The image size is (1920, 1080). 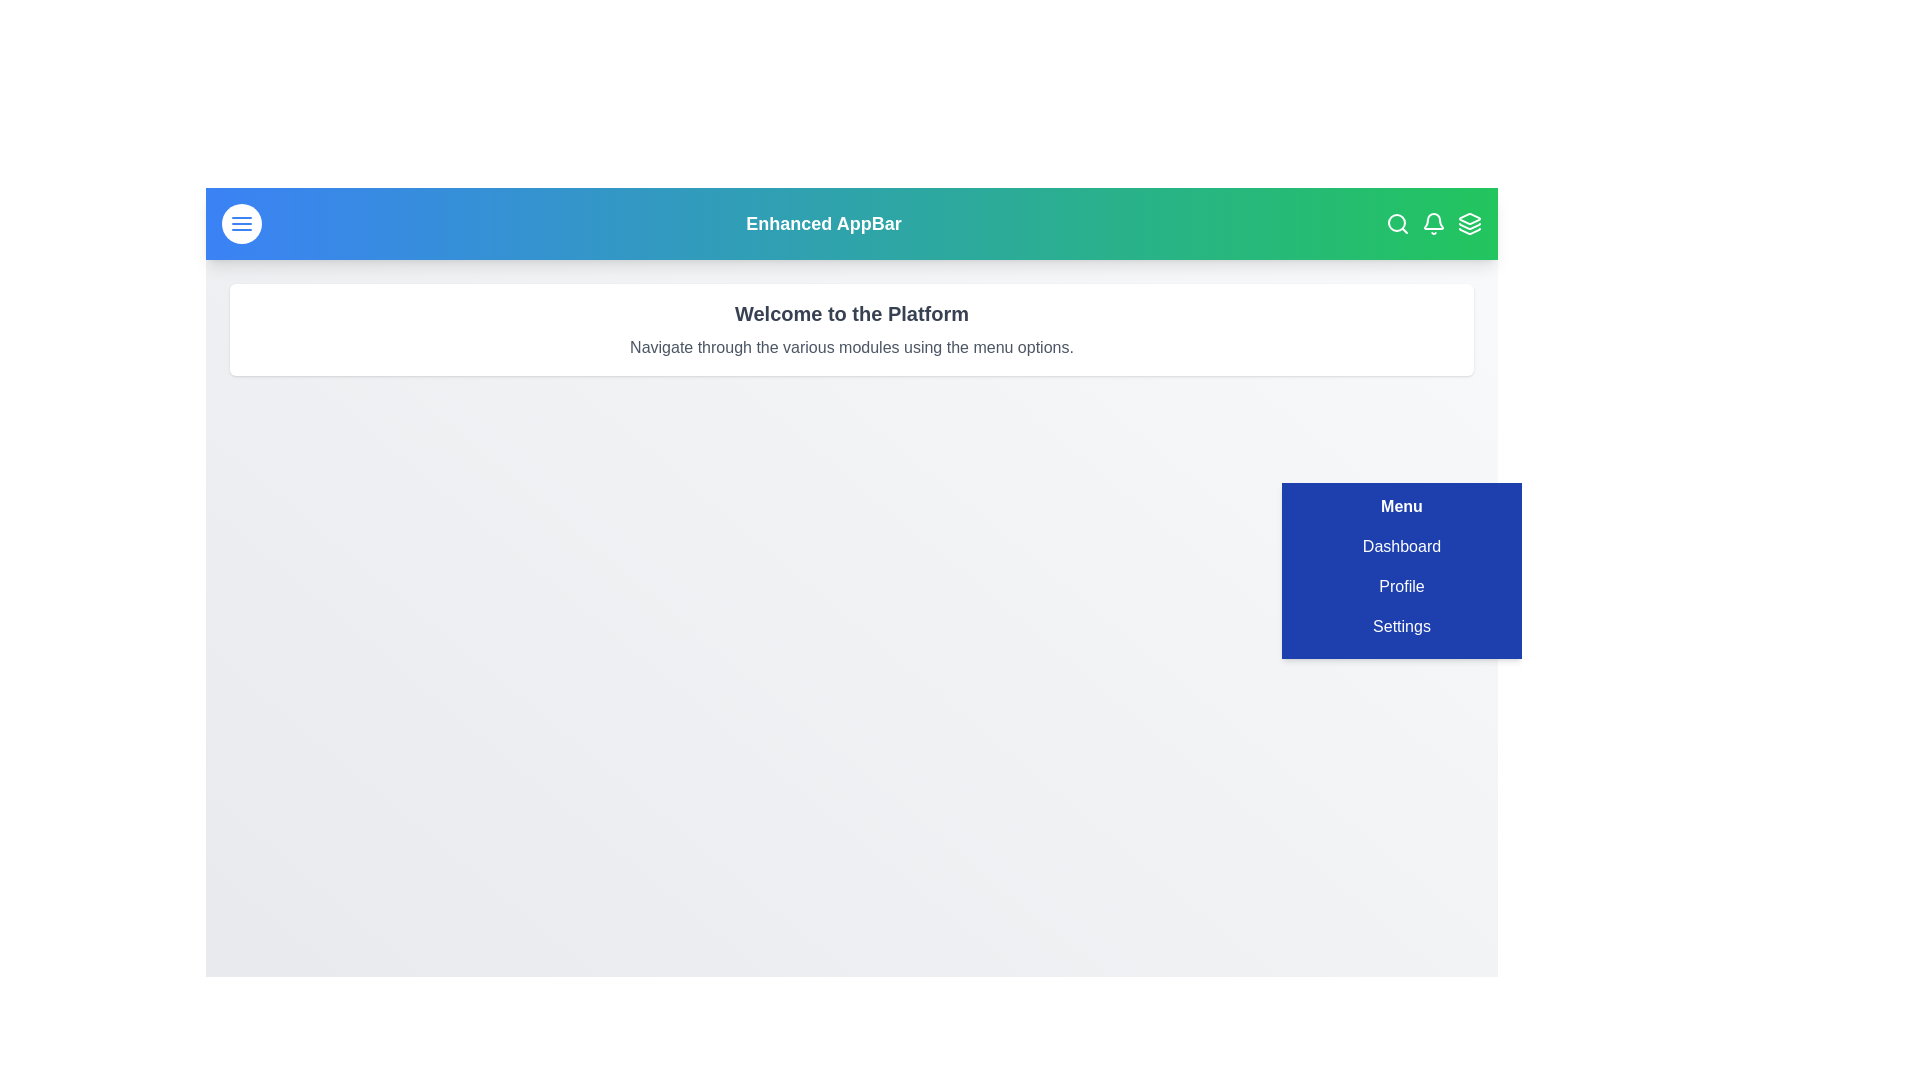 I want to click on the menu toggle button to toggle the menu visibility, so click(x=240, y=223).